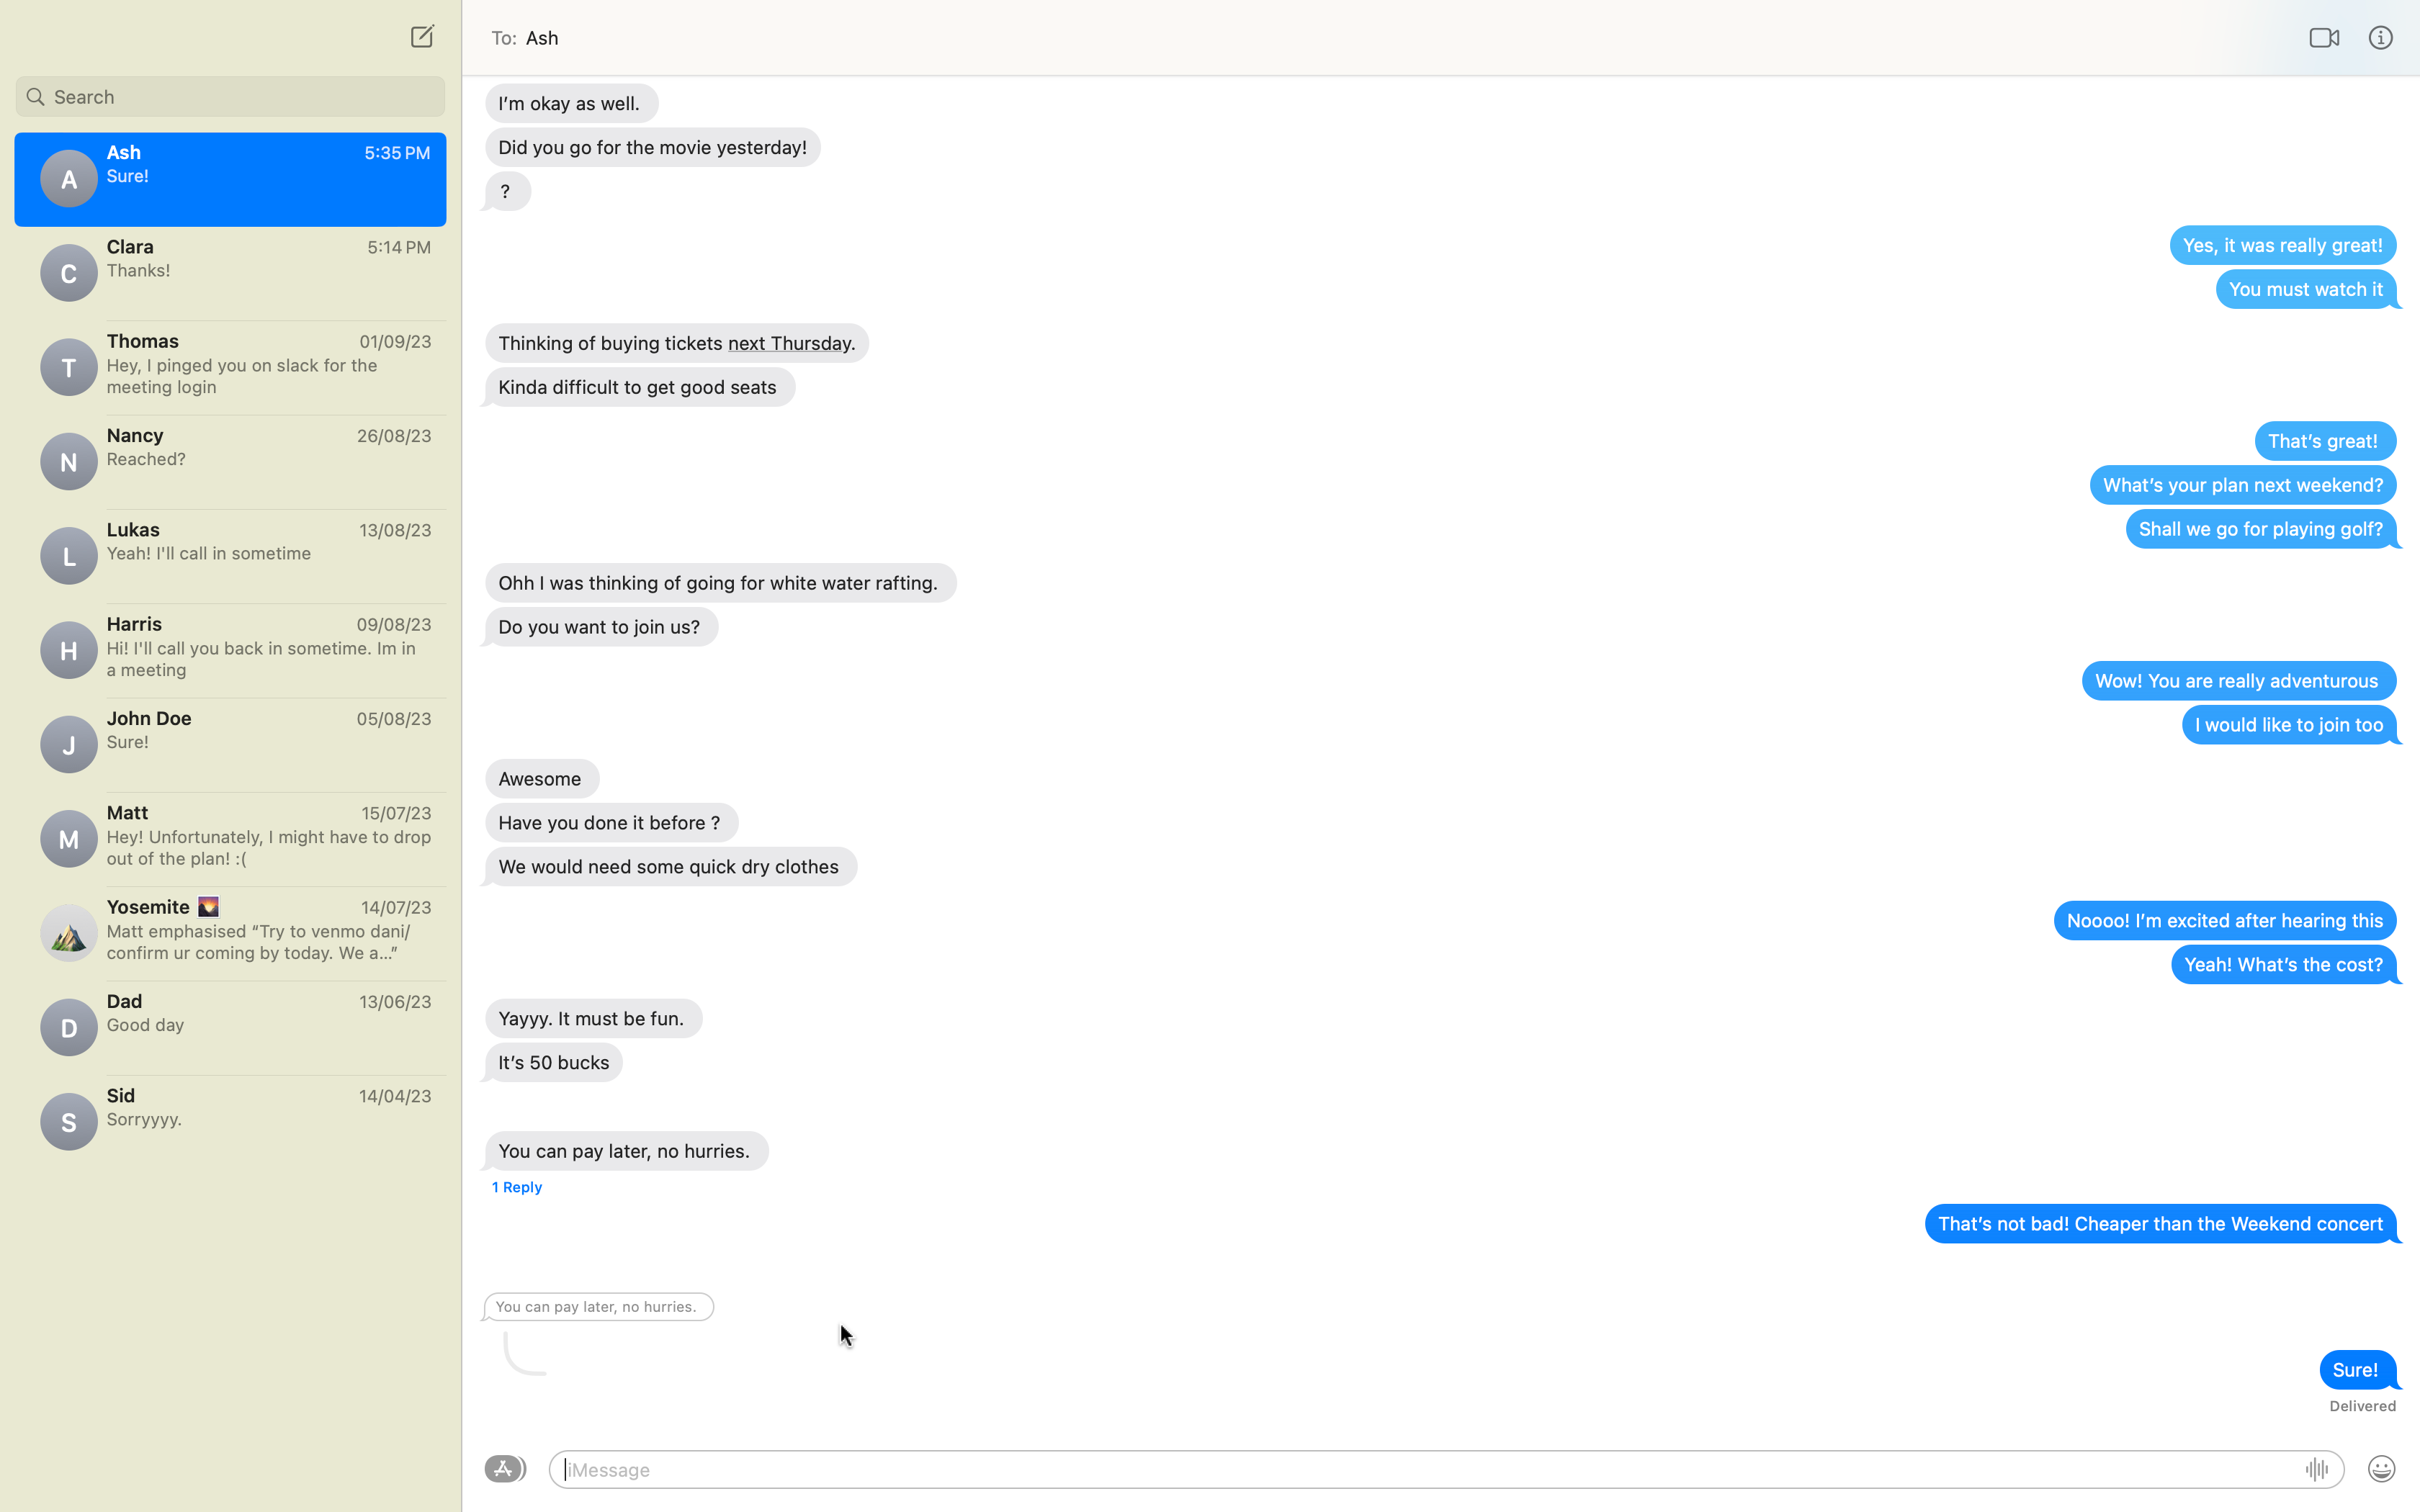  Describe the element at coordinates (229, 457) in the screenshot. I see `Compose a text message to Ash asking "Did you had fun?` at that location.